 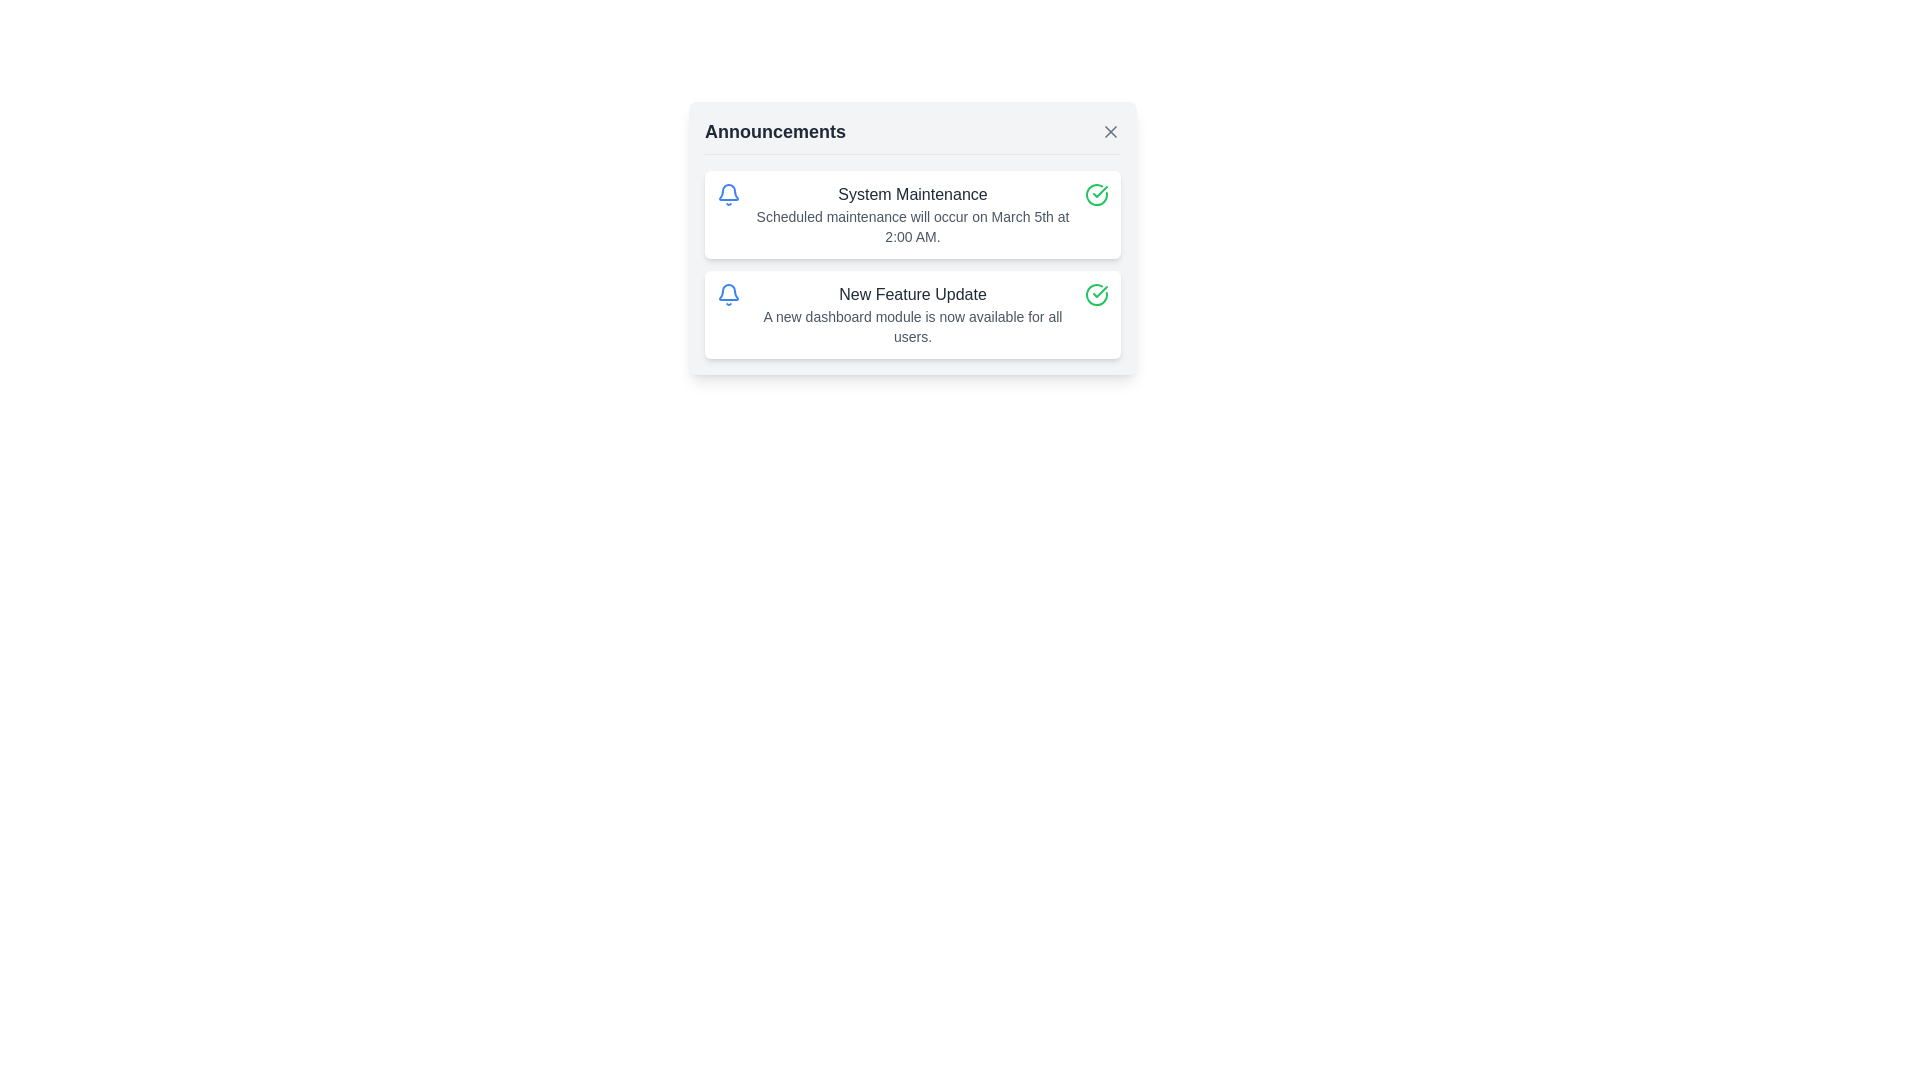 I want to click on the Text element located below the title in the 'System Maintenance' notification card, so click(x=911, y=226).